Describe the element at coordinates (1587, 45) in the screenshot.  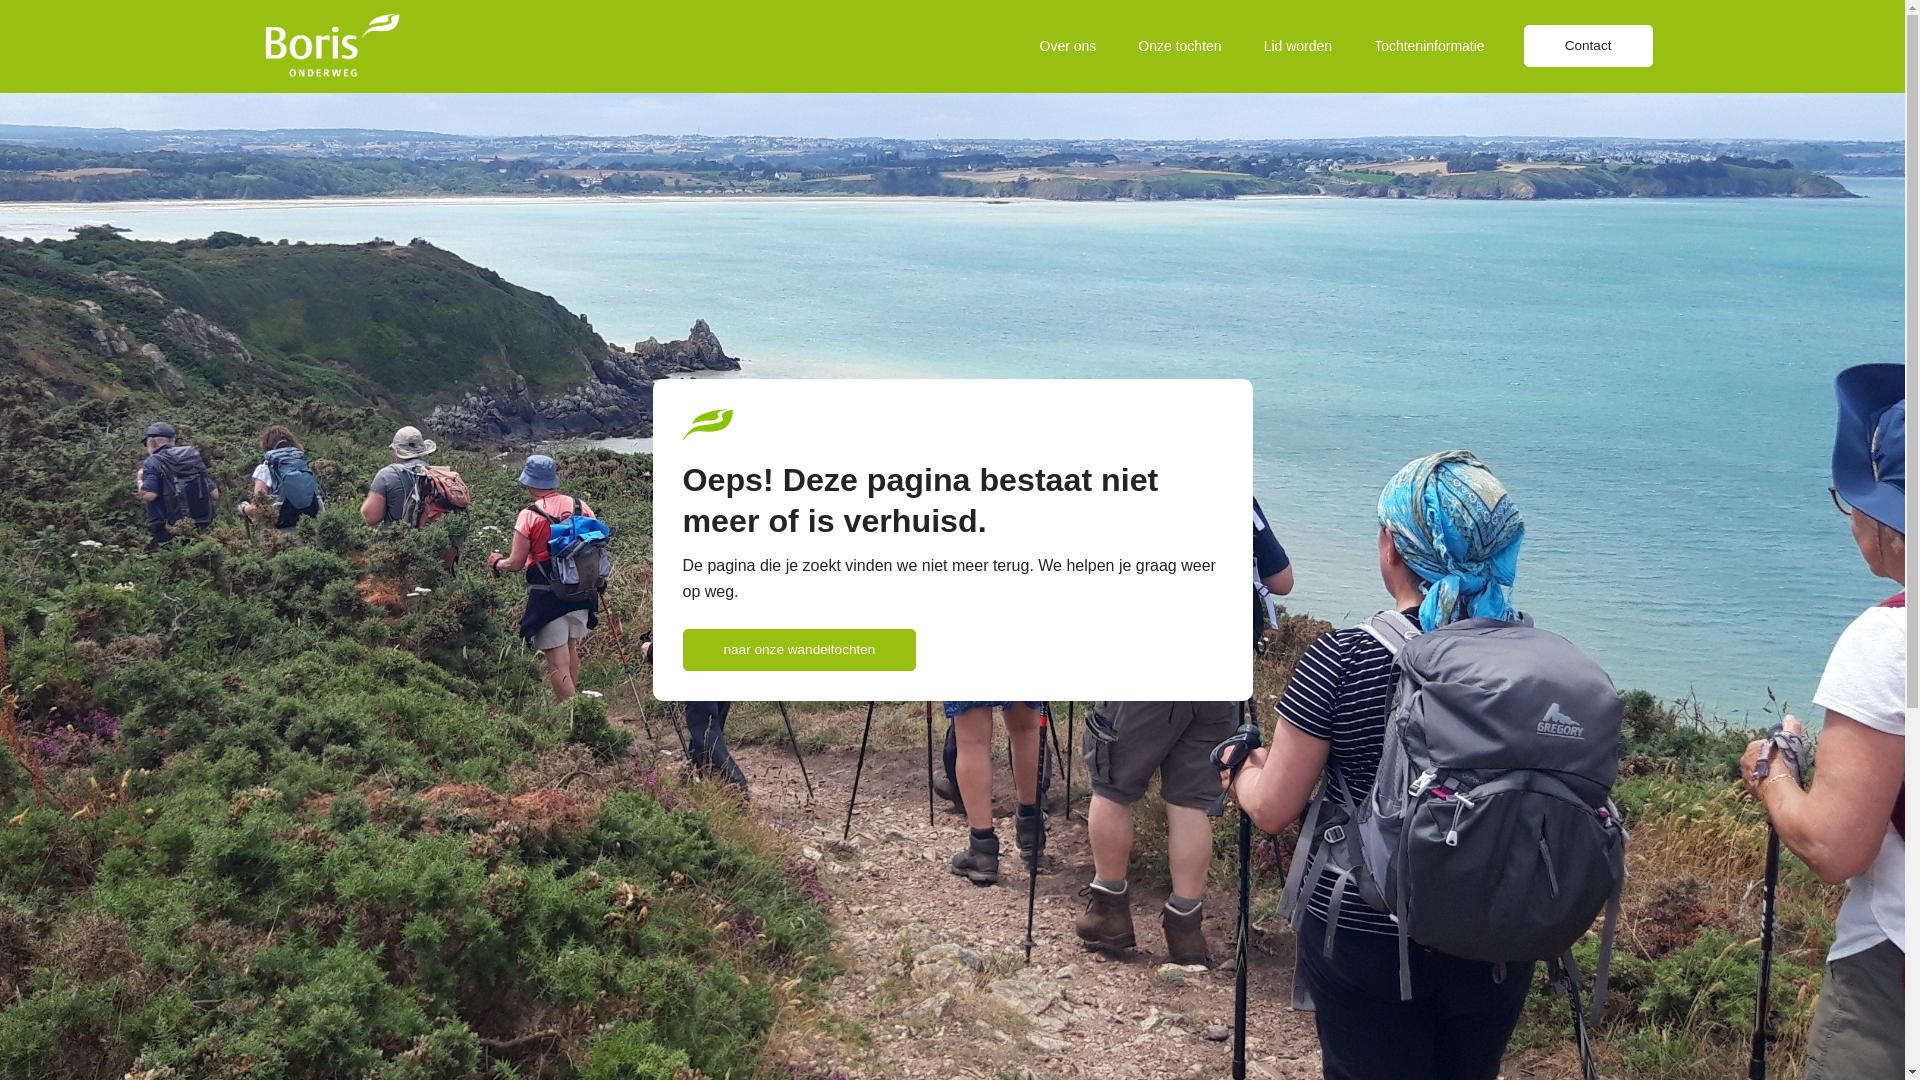
I see `'Contact'` at that location.